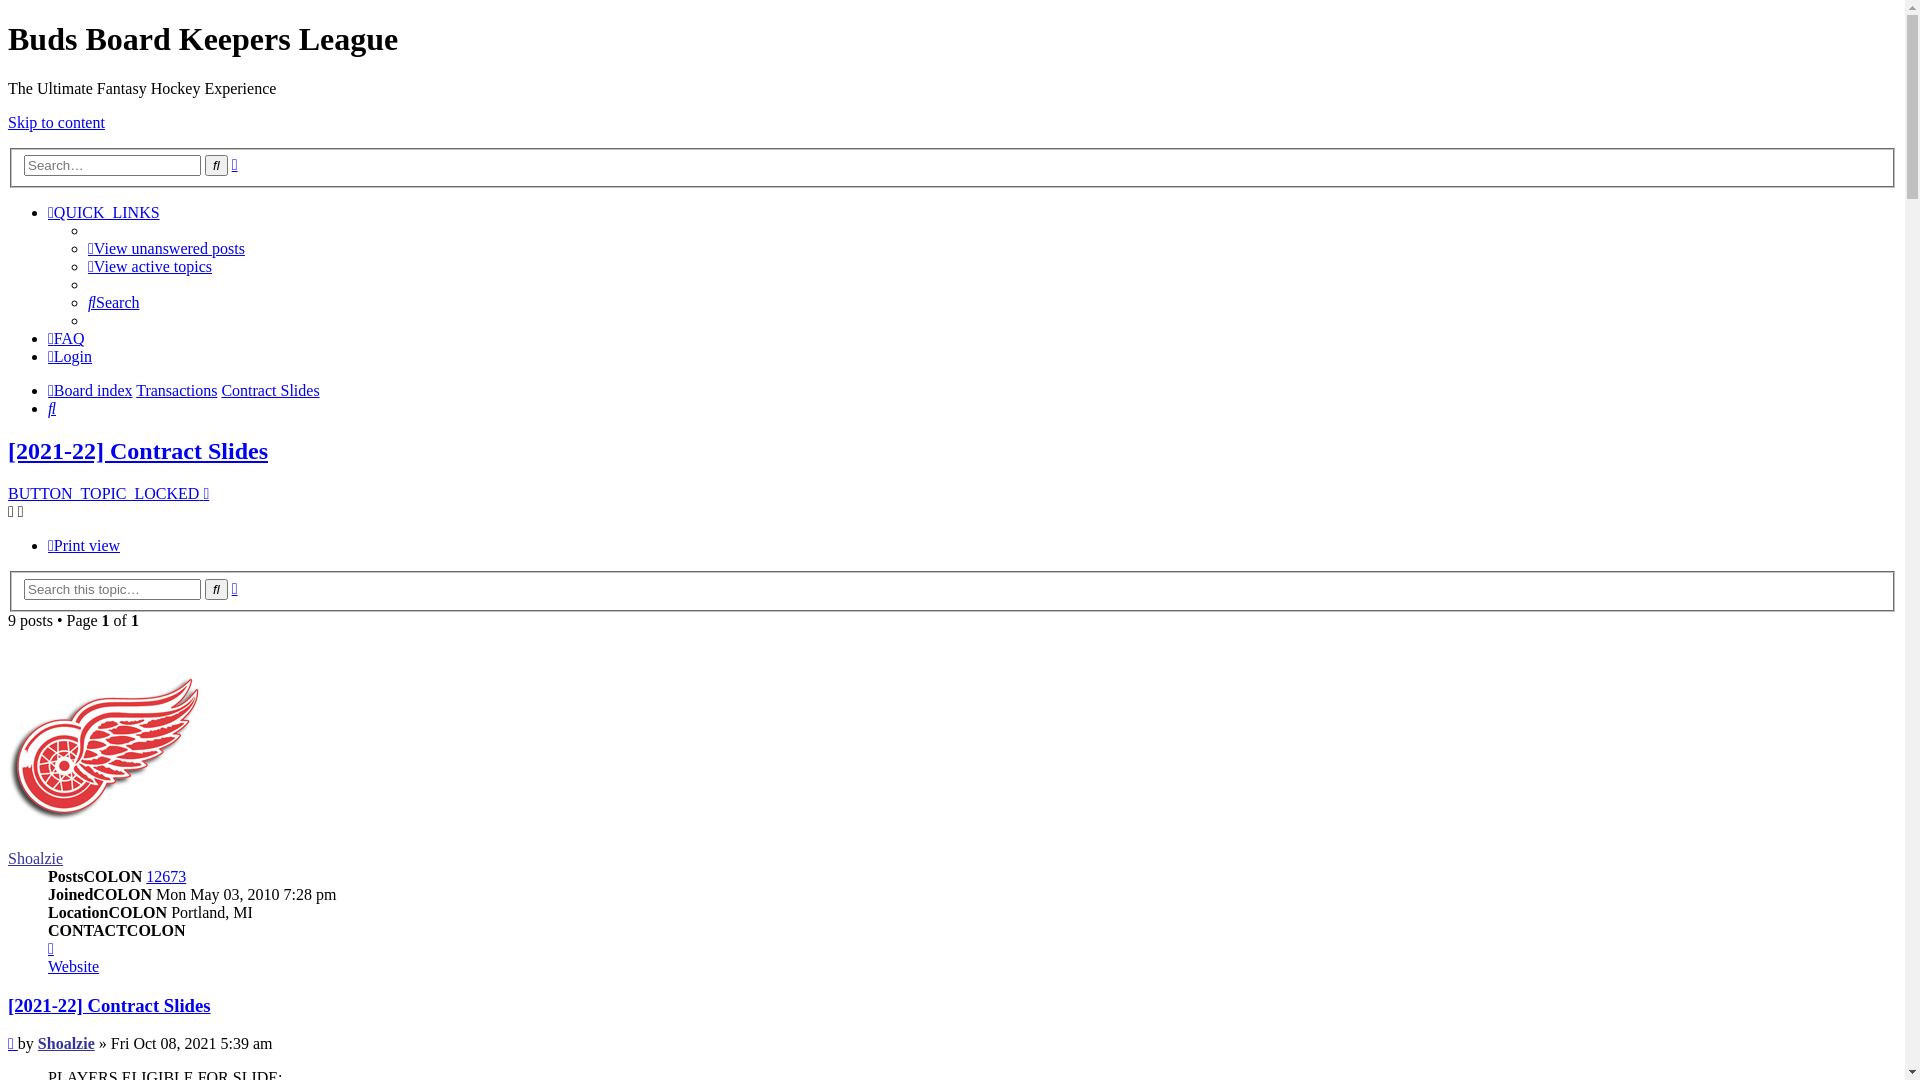  I want to click on 'Board index', so click(89, 390).